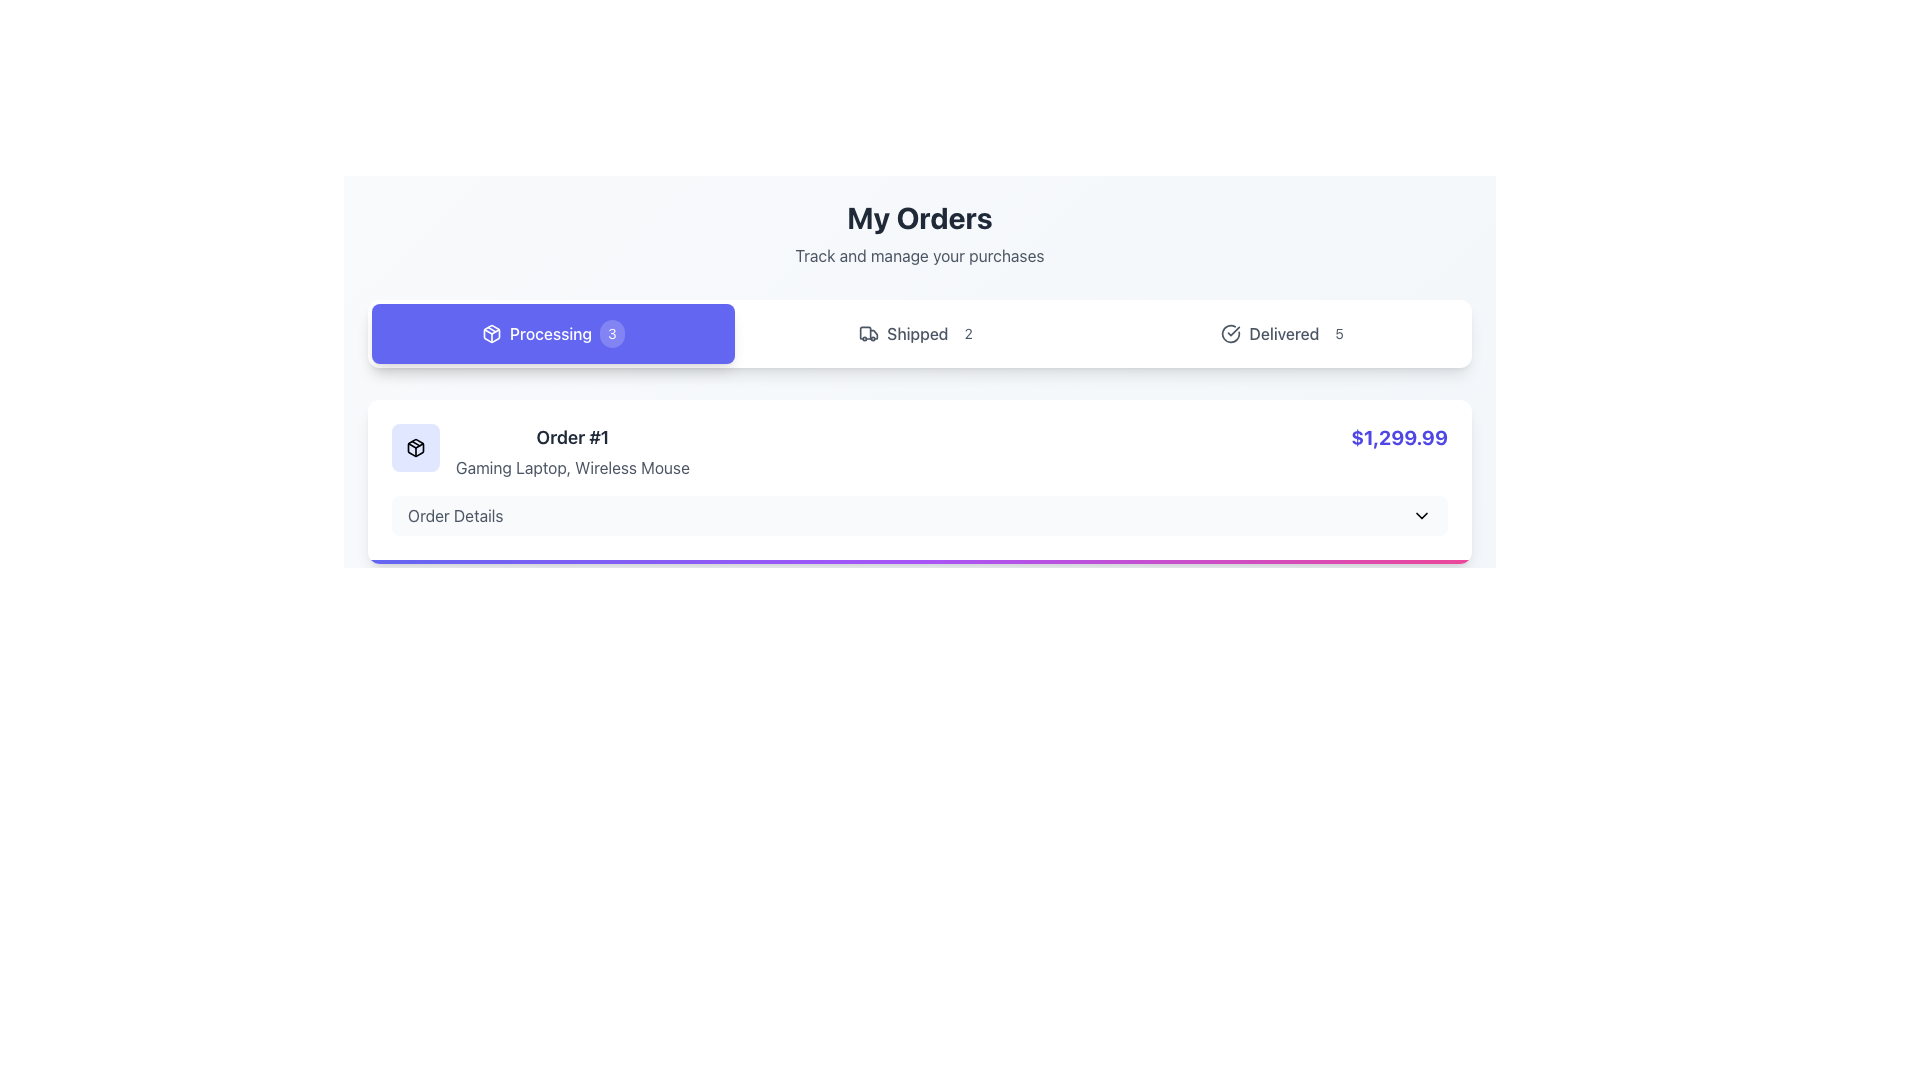 The height and width of the screenshot is (1080, 1920). Describe the element at coordinates (415, 446) in the screenshot. I see `the package icon within the light indigo circular area at the top-left corner of the order details card` at that location.